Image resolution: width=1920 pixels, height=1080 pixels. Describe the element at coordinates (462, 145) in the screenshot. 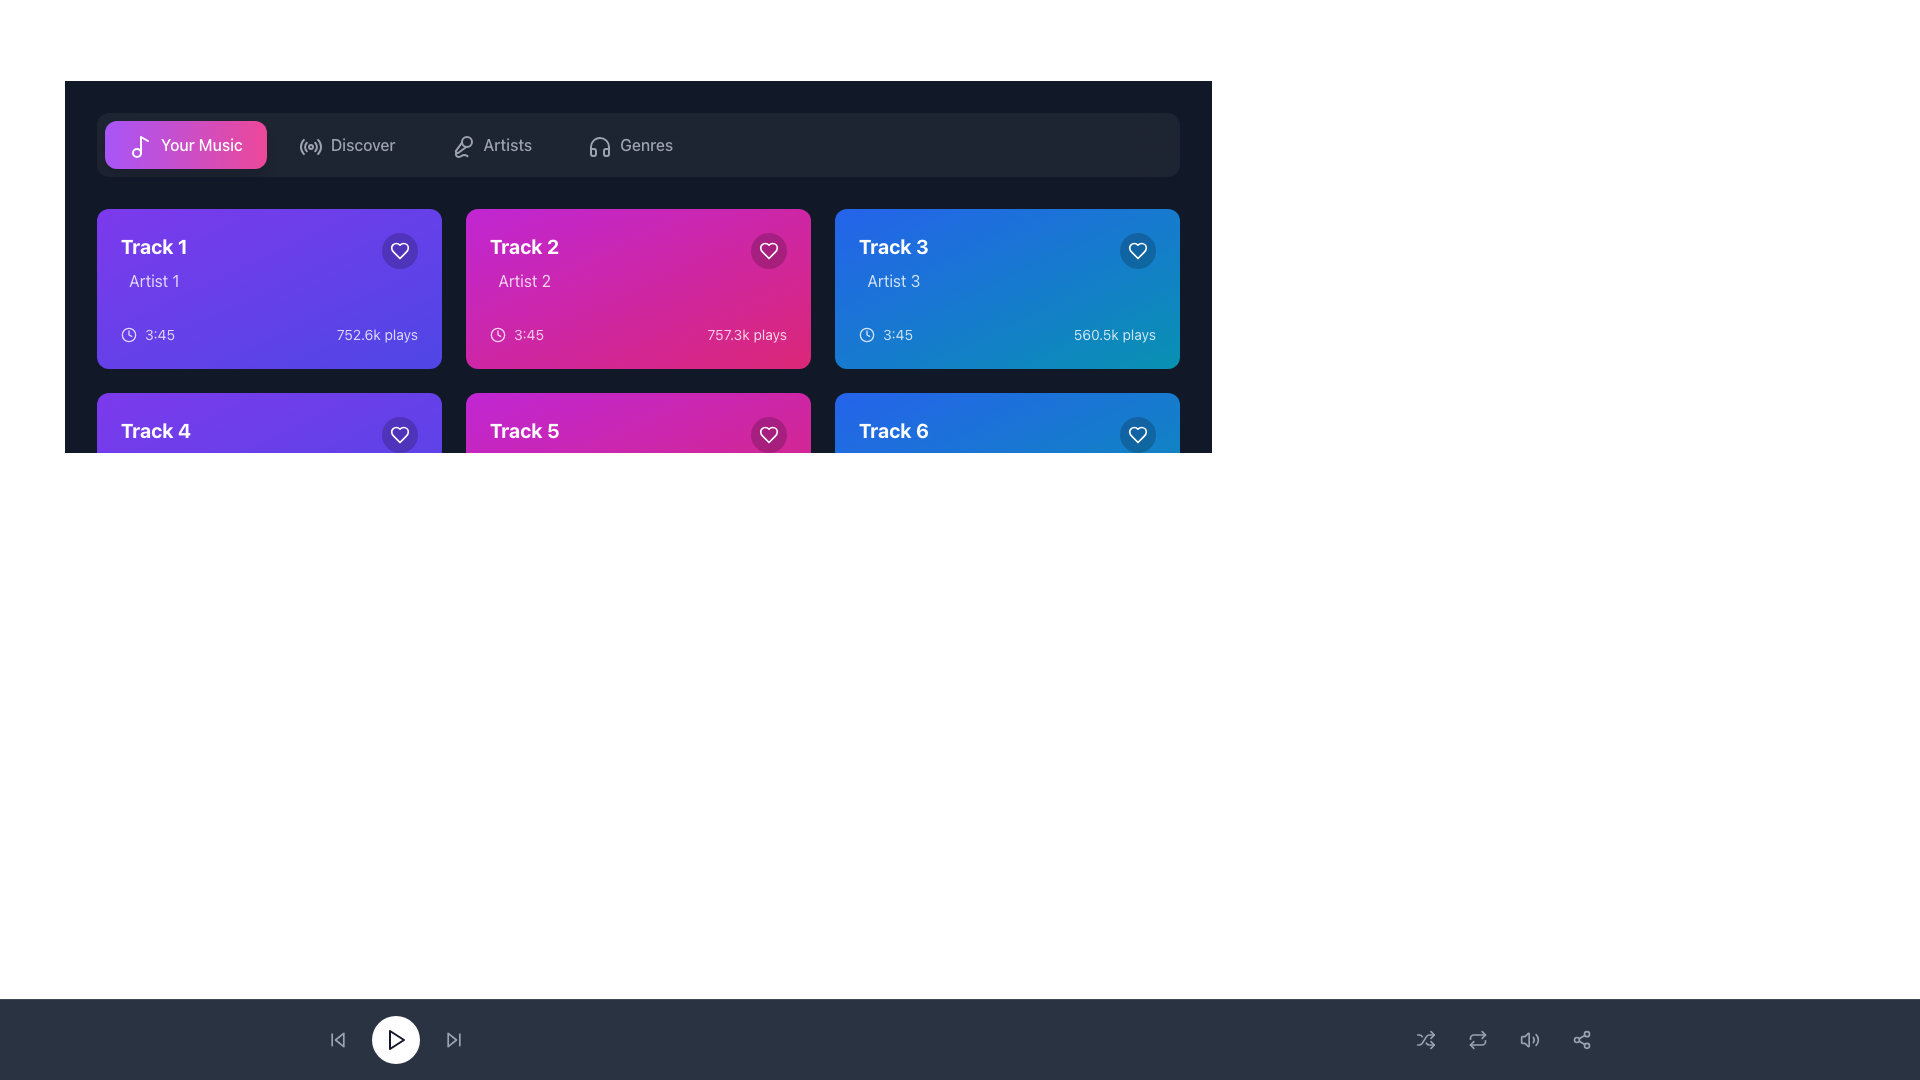

I see `the artist-related content icon located in the horizontal navigation bar, positioned to the right of 'Discover' and left of 'Genres'` at that location.